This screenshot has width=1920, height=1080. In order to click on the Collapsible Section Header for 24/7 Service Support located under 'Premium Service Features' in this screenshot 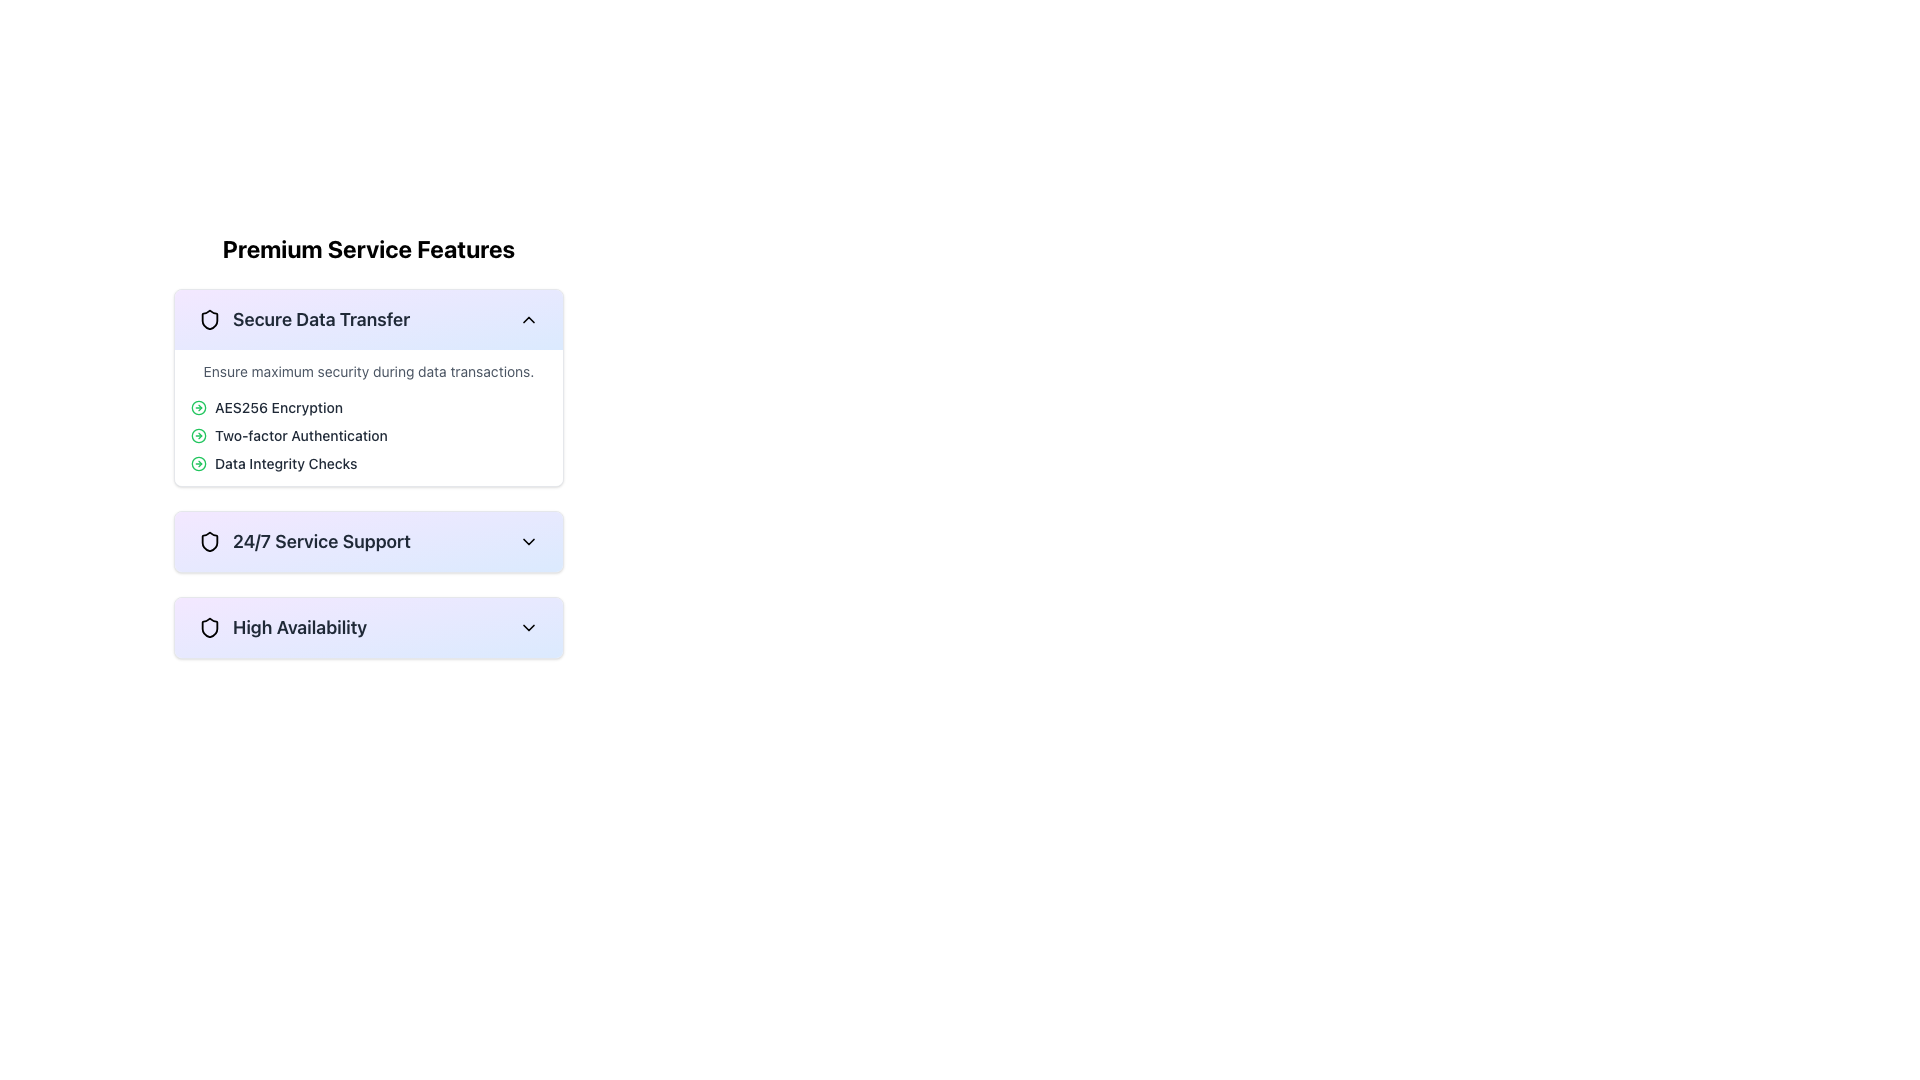, I will do `click(369, 542)`.